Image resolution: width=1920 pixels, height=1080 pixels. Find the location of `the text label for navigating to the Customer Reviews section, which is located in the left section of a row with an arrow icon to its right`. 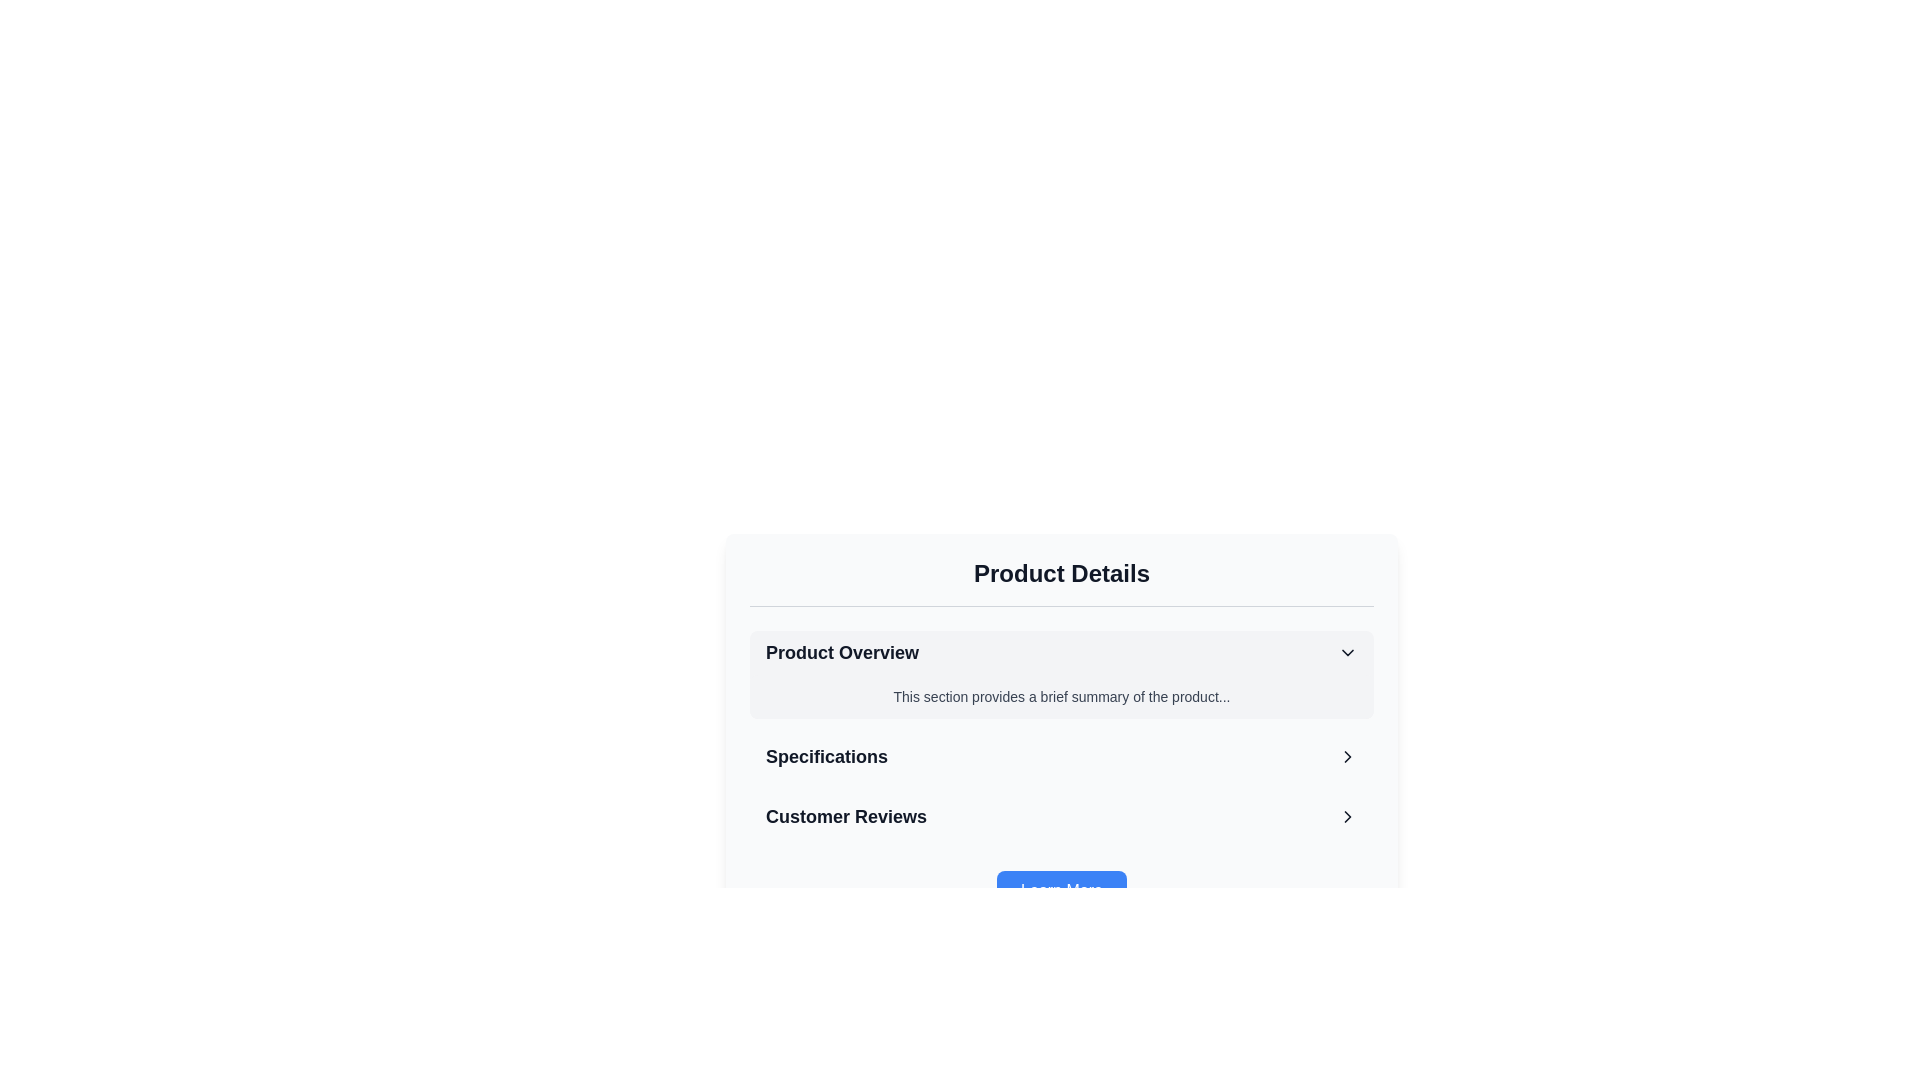

the text label for navigating to the Customer Reviews section, which is located in the left section of a row with an arrow icon to its right is located at coordinates (846, 817).